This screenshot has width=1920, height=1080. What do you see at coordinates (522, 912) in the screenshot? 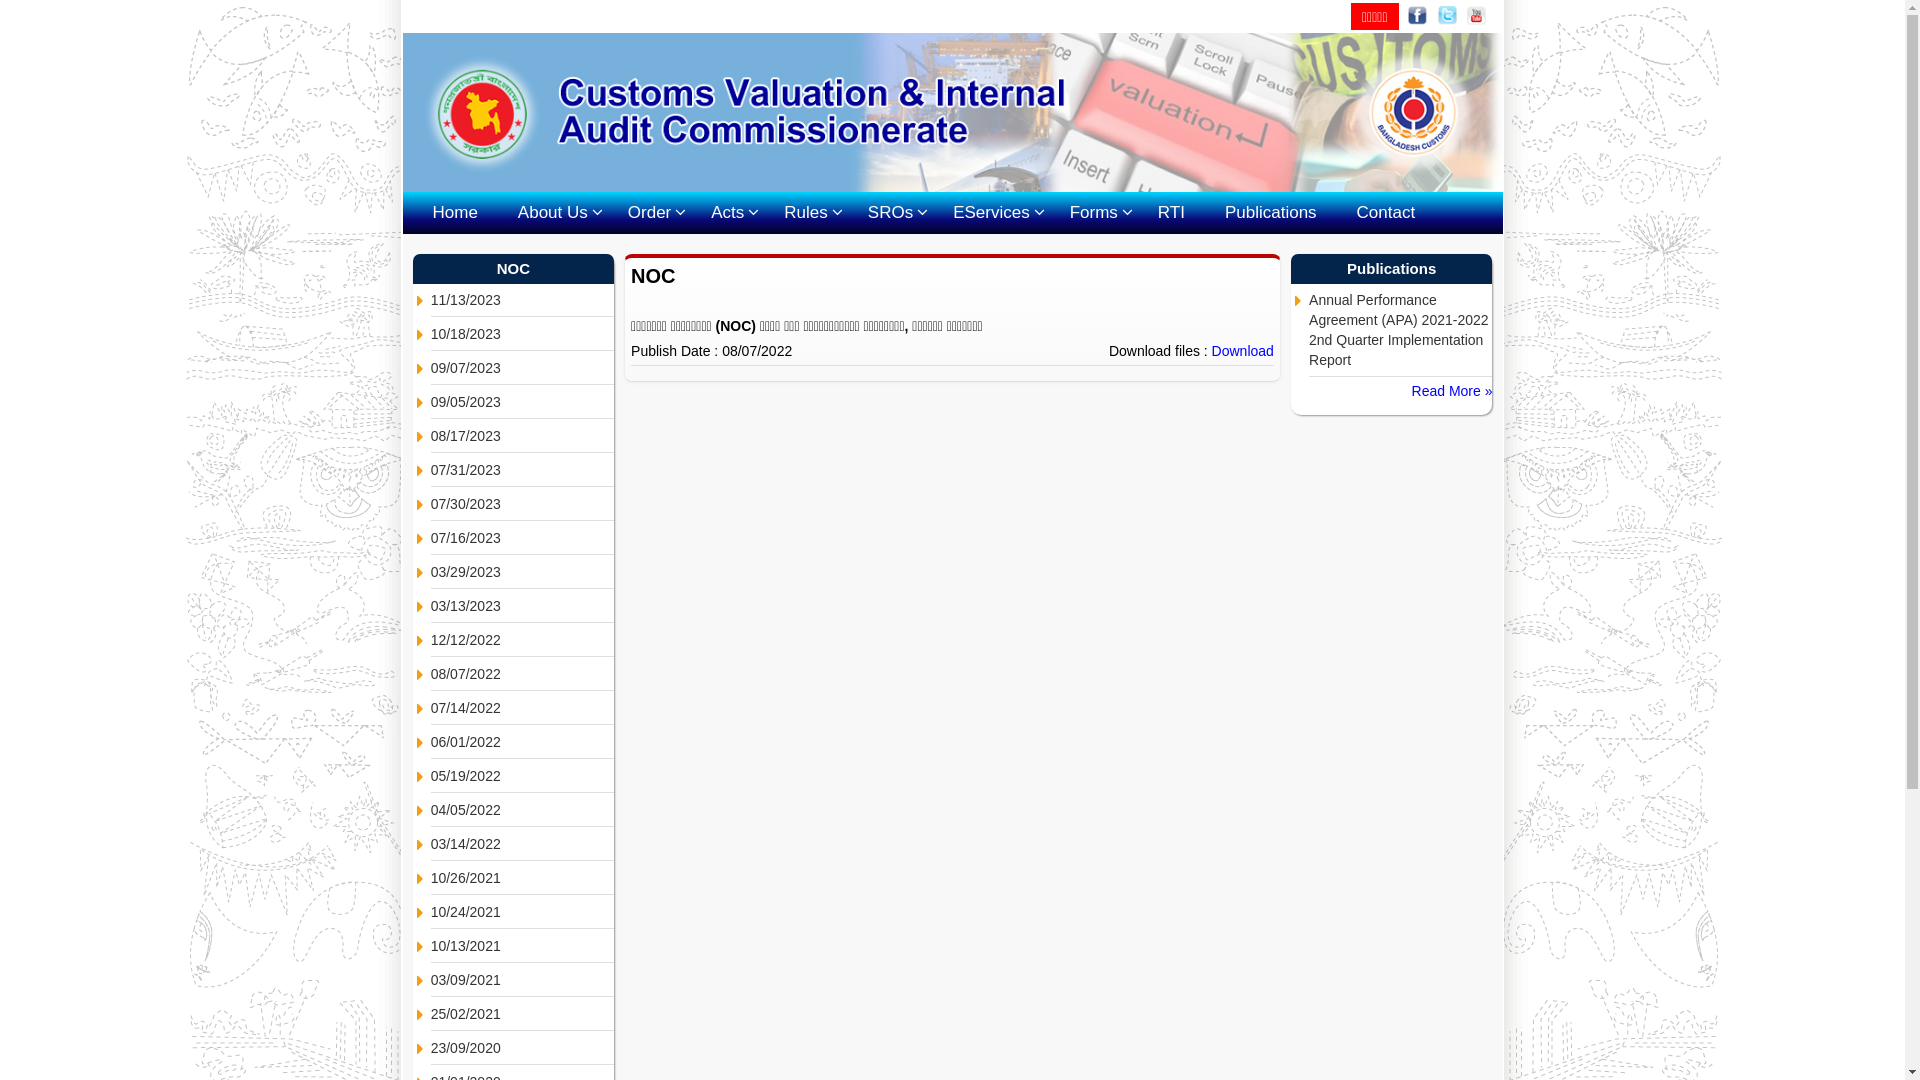
I see `'10/24/2021'` at bounding box center [522, 912].